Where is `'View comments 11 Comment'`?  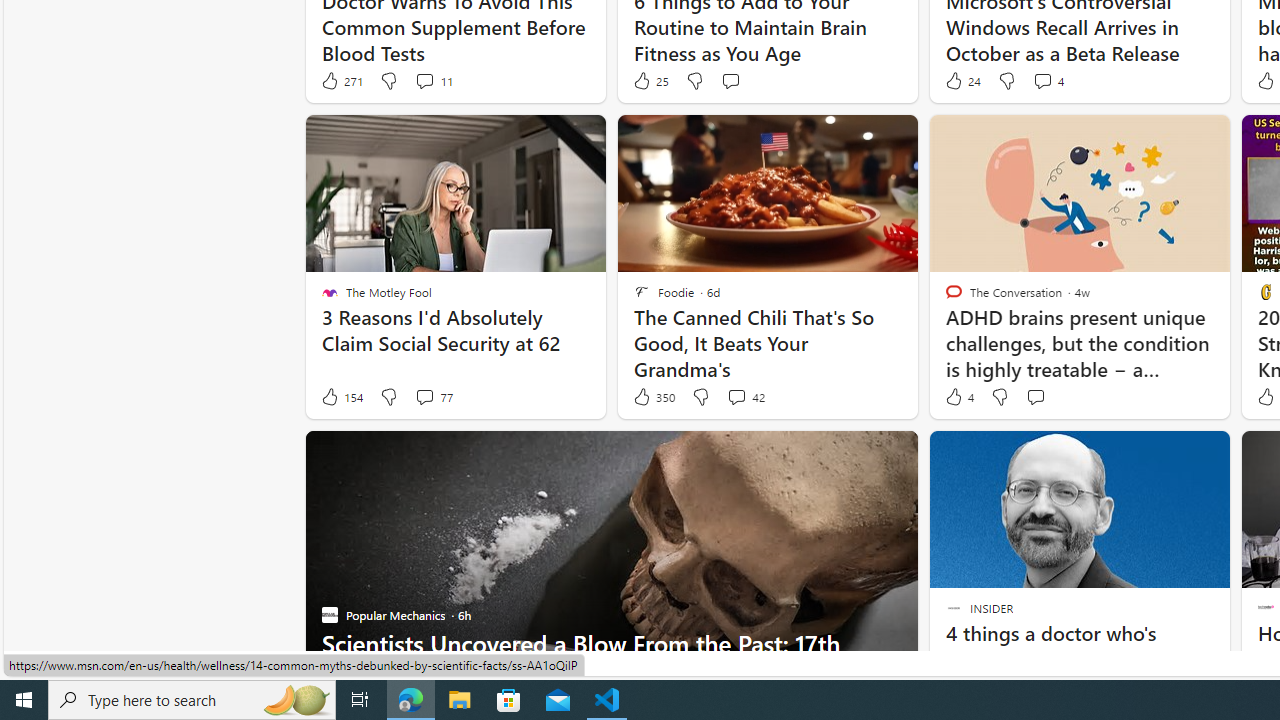 'View comments 11 Comment' is located at coordinates (423, 80).